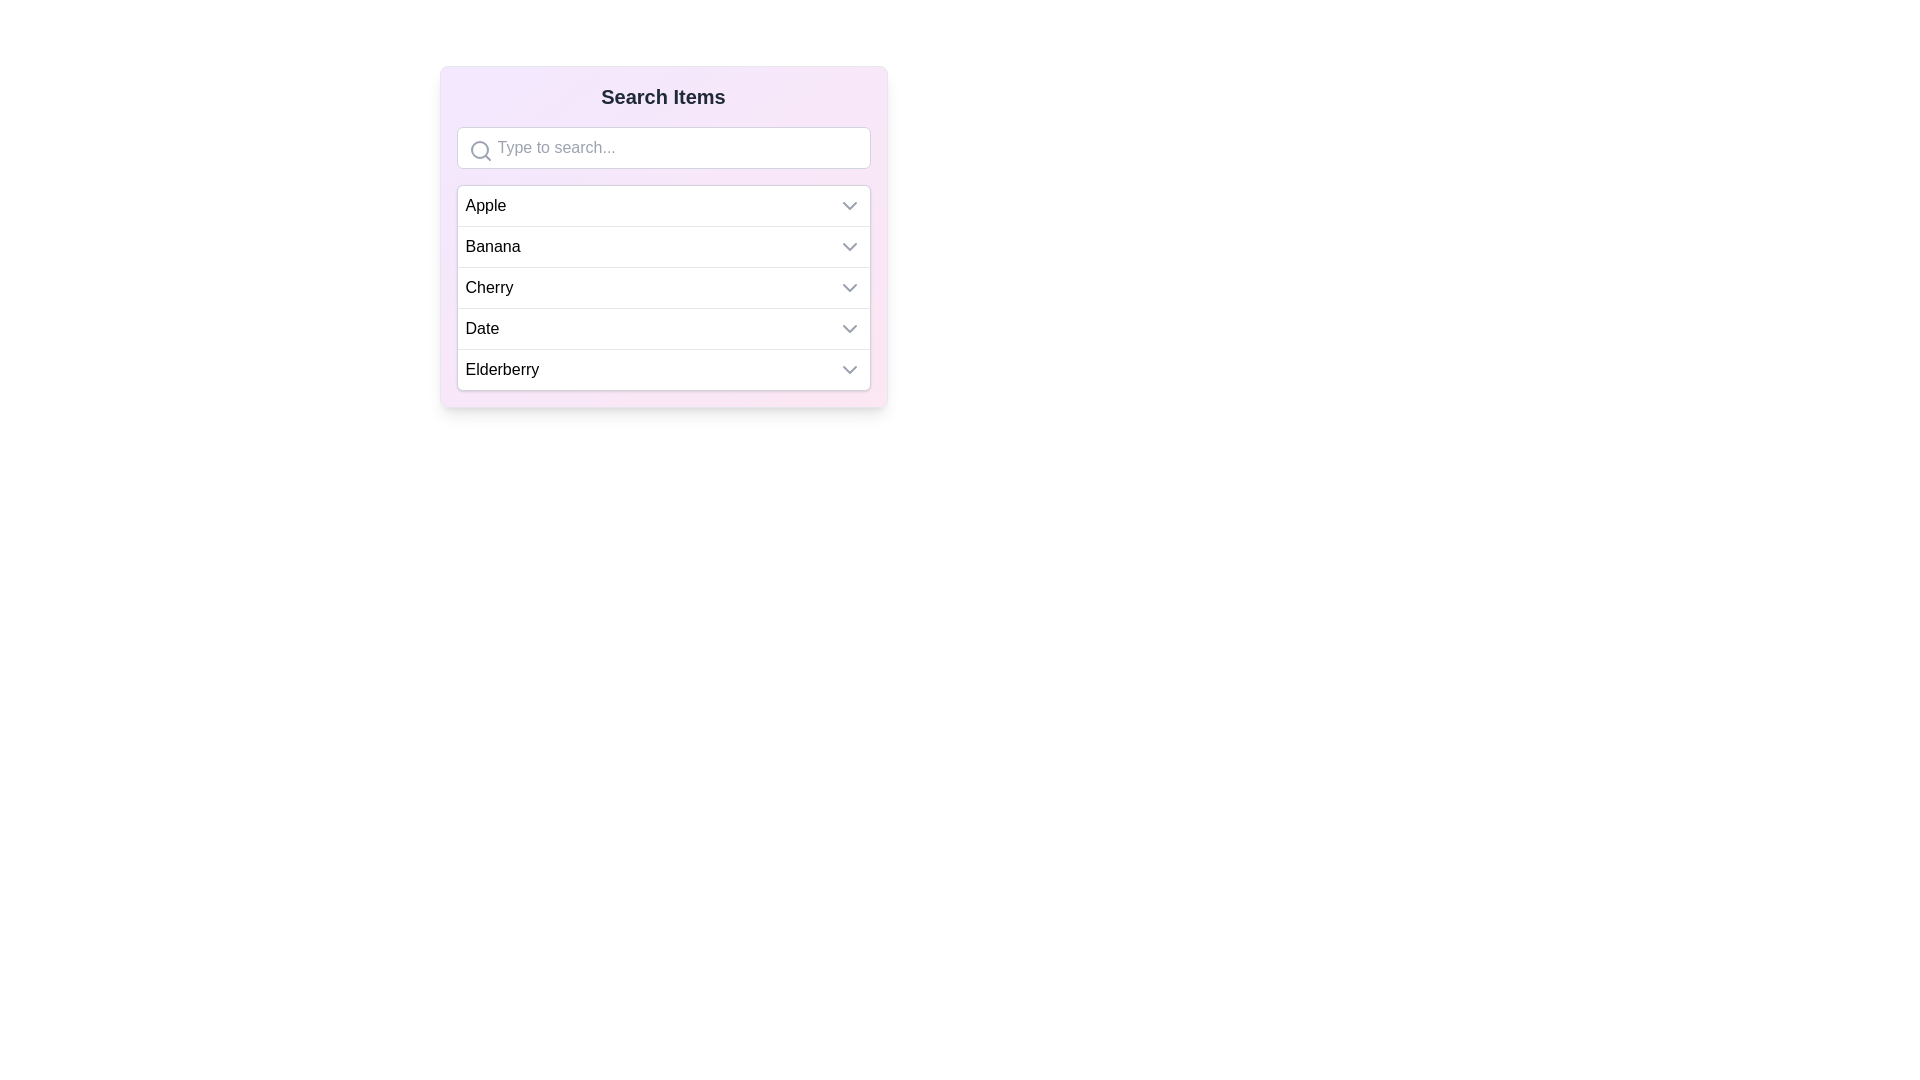 The image size is (1920, 1080). What do you see at coordinates (480, 149) in the screenshot?
I see `the search icon located at the leftmost part of the search field, adjacent to the text input area` at bounding box center [480, 149].